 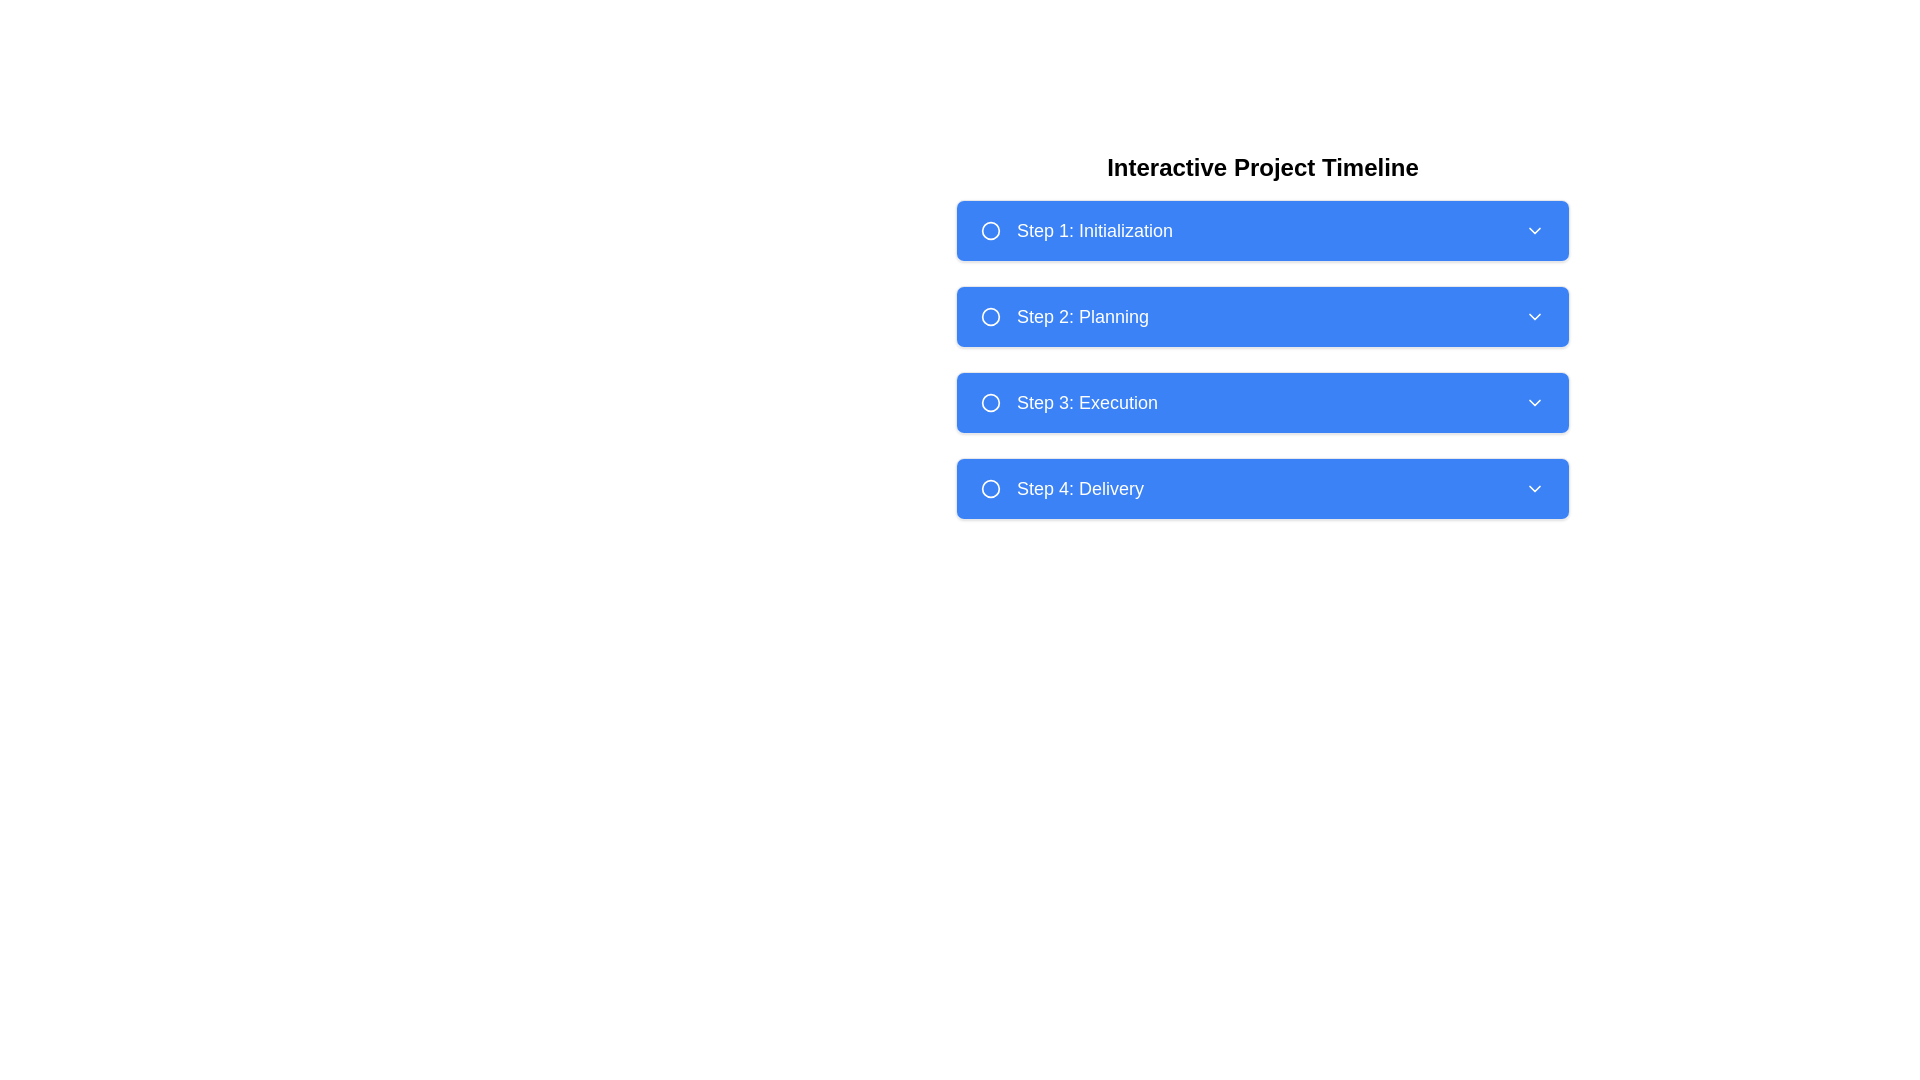 I want to click on the circular icon with a white border over a blue background, located to the left of the 'Step 4: Delivery' text in the interactive project timeline, so click(x=990, y=489).